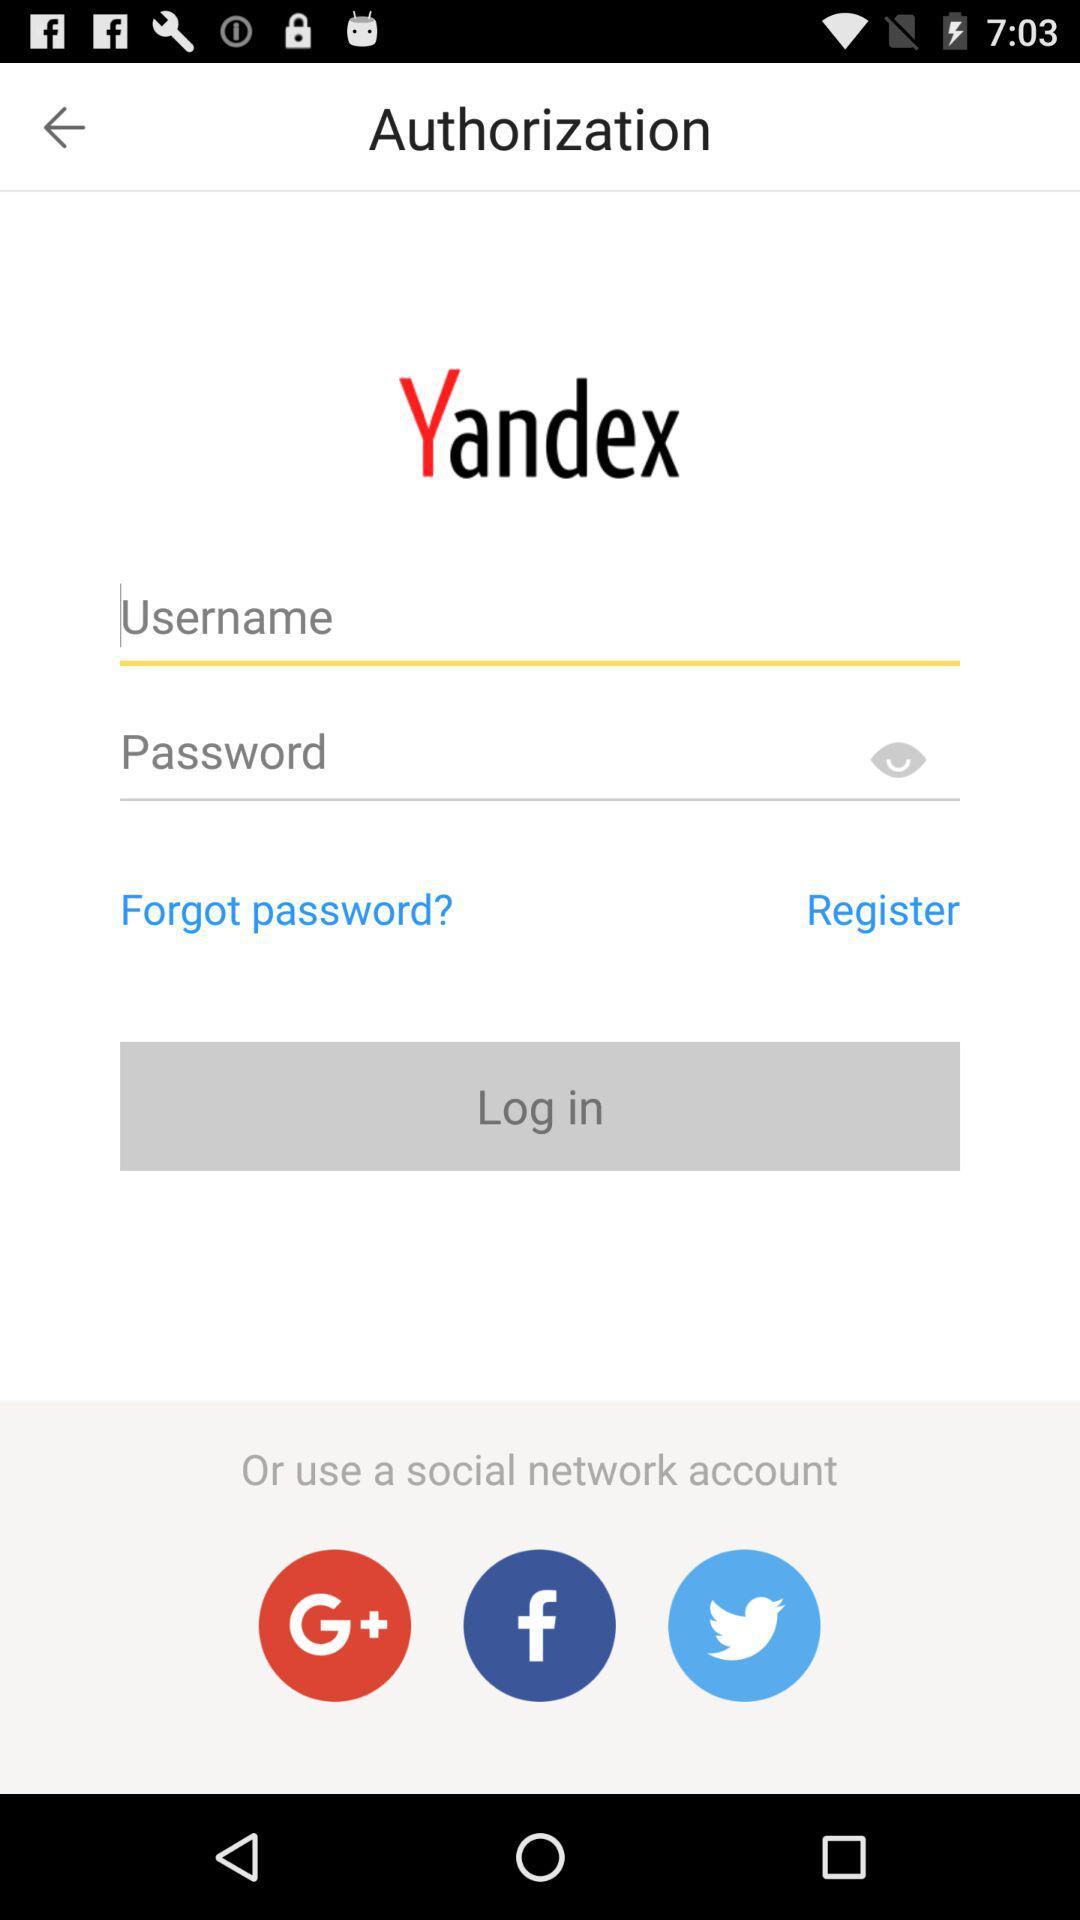 This screenshot has height=1920, width=1080. Describe the element at coordinates (540, 758) in the screenshot. I see `write password` at that location.